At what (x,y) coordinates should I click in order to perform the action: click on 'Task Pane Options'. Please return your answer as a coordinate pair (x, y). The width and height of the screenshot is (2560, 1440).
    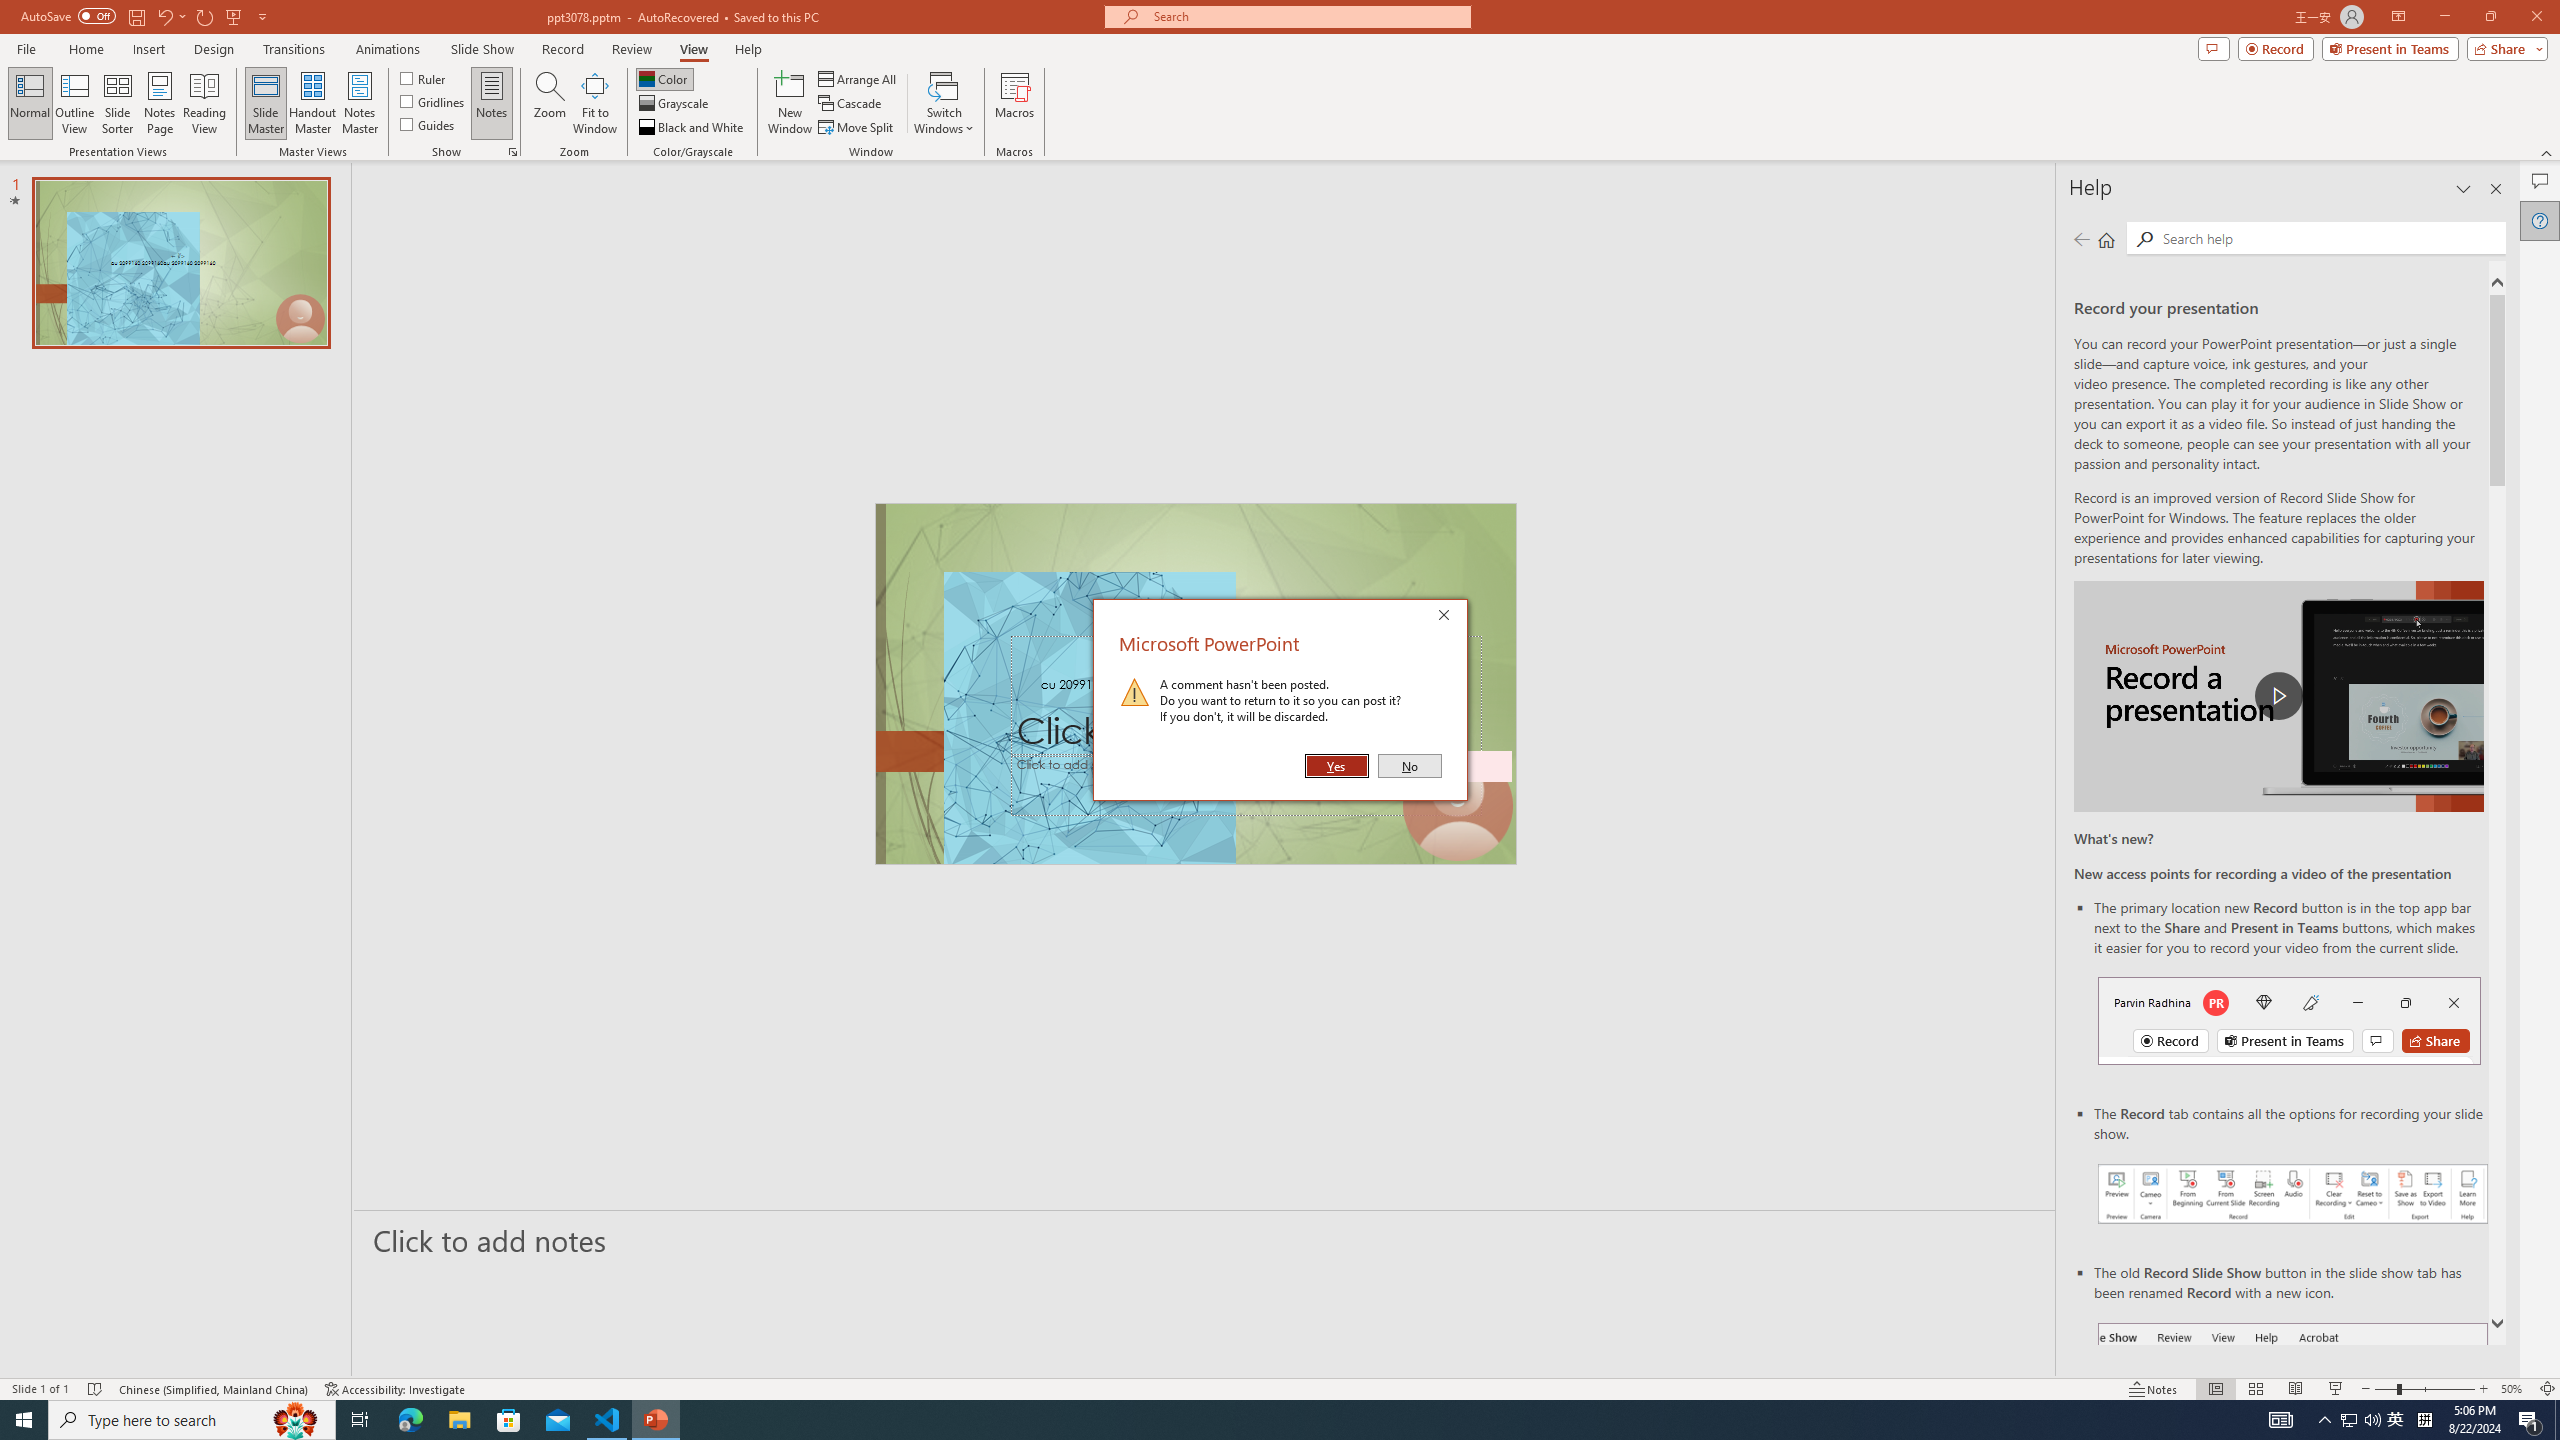
    Looking at the image, I should click on (2463, 188).